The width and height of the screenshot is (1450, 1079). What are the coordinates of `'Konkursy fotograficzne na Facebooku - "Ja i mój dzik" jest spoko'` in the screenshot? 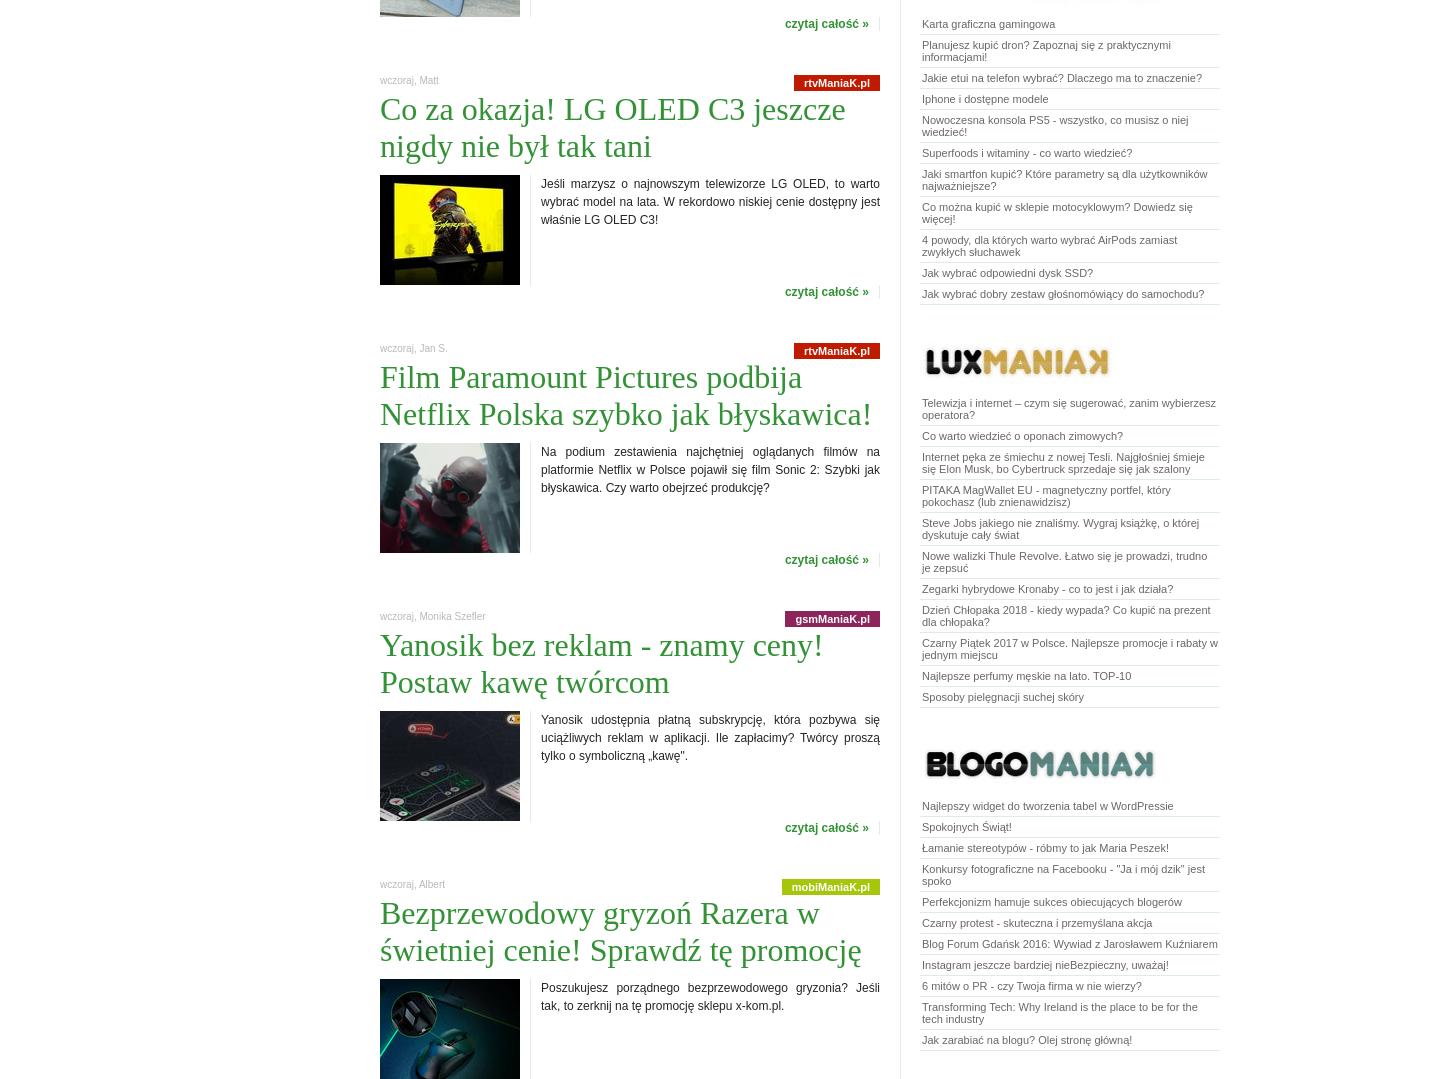 It's located at (921, 873).